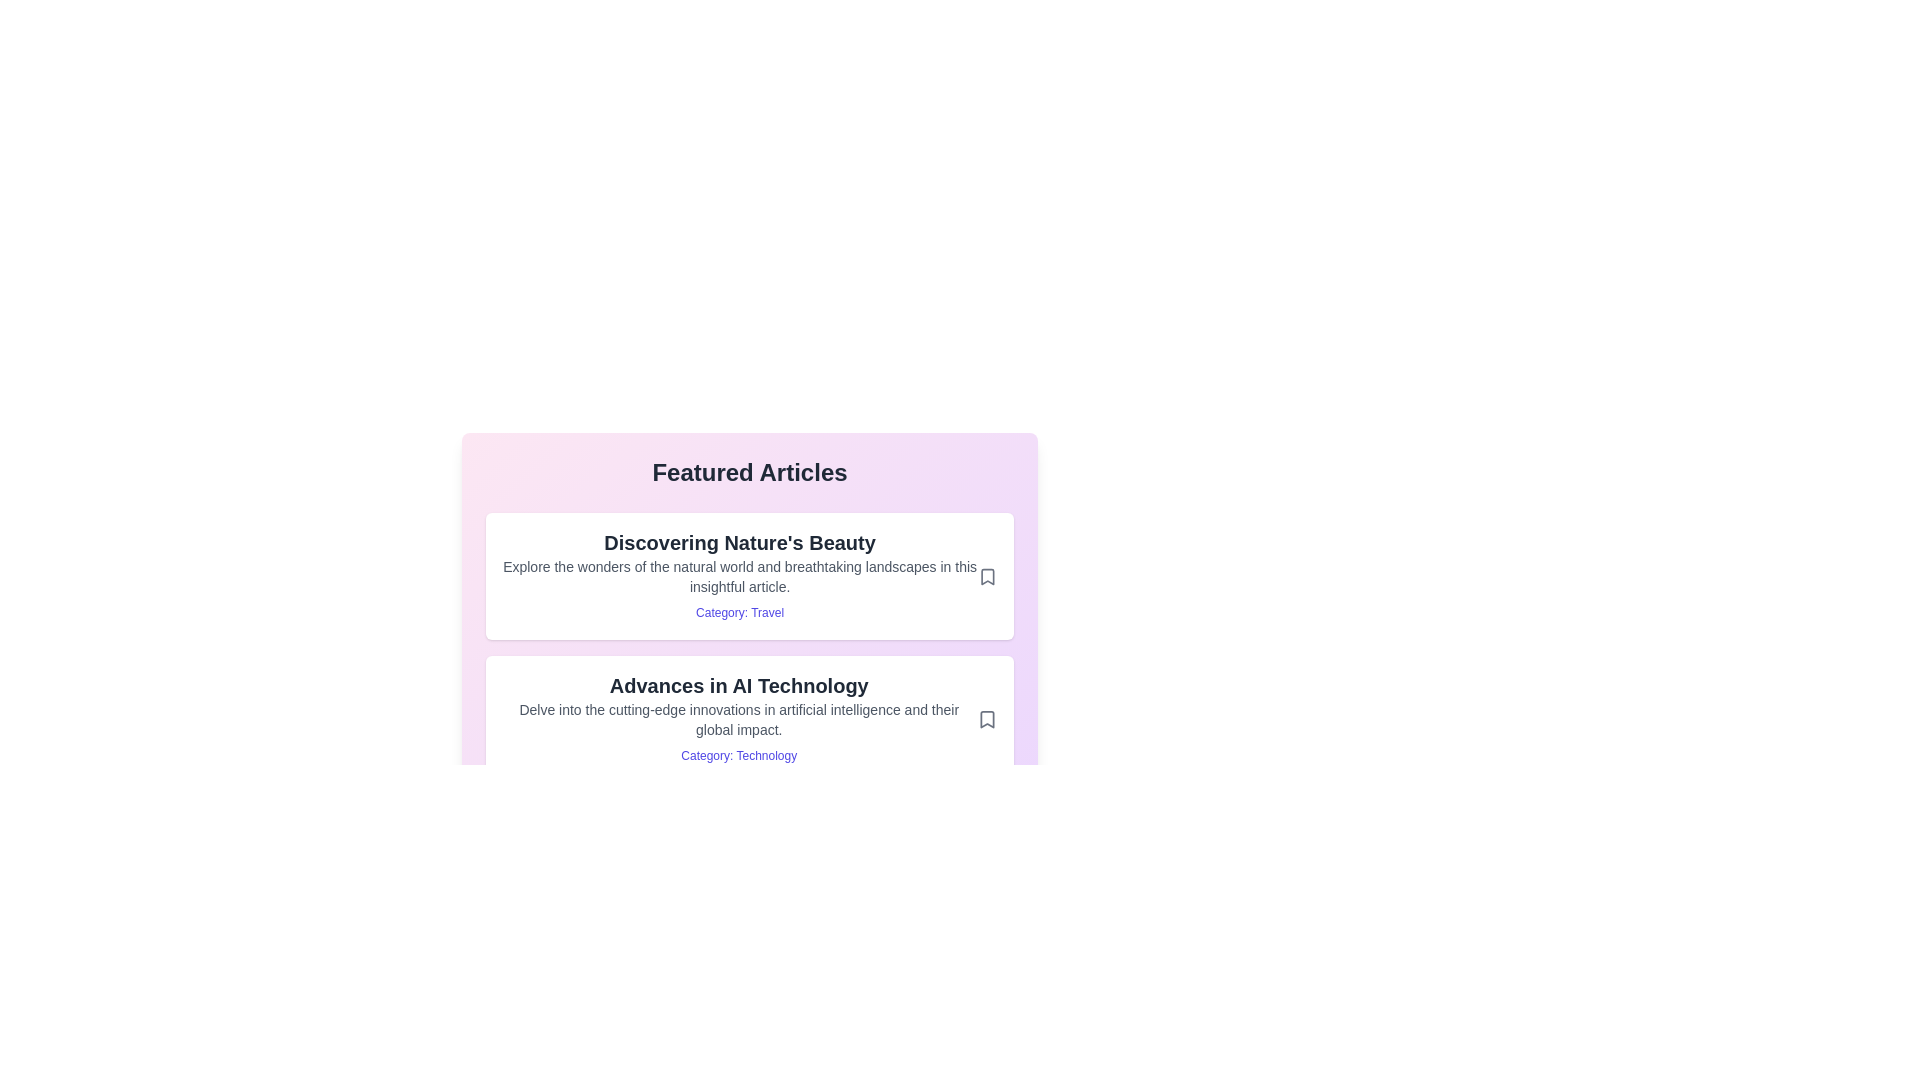 The image size is (1920, 1080). I want to click on the article titled 'Advances in AI Technology', so click(748, 718).